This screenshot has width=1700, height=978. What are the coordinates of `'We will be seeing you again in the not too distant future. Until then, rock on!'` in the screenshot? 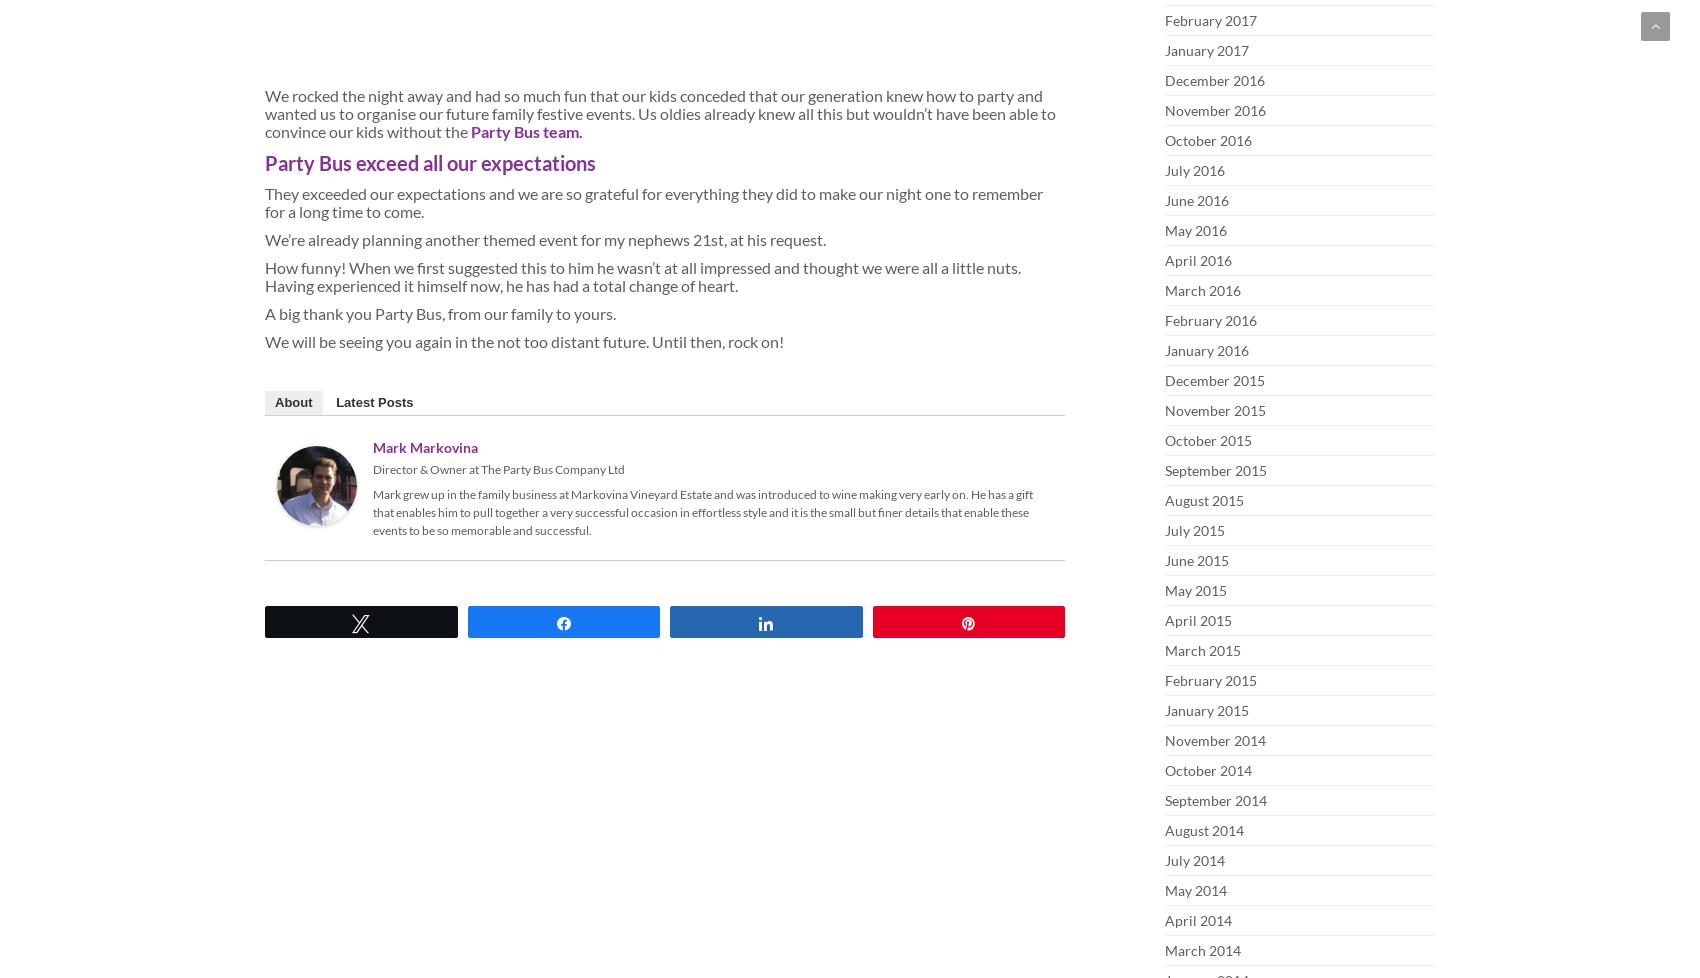 It's located at (524, 340).